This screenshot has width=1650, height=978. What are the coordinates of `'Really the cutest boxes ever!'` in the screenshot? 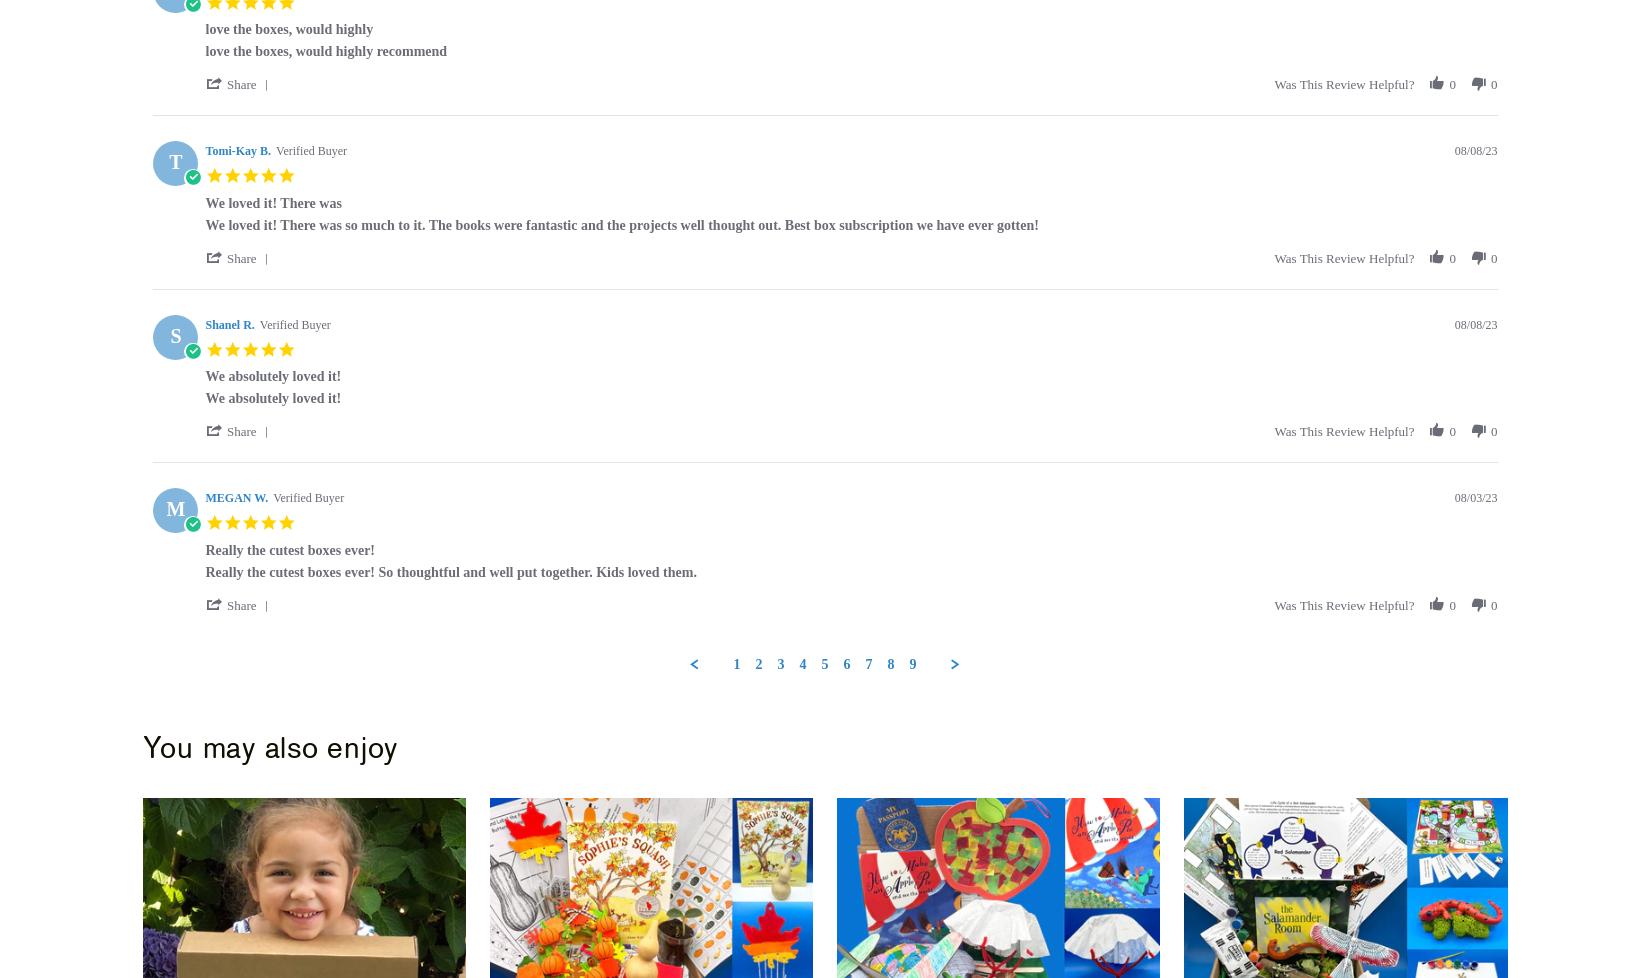 It's located at (290, 549).